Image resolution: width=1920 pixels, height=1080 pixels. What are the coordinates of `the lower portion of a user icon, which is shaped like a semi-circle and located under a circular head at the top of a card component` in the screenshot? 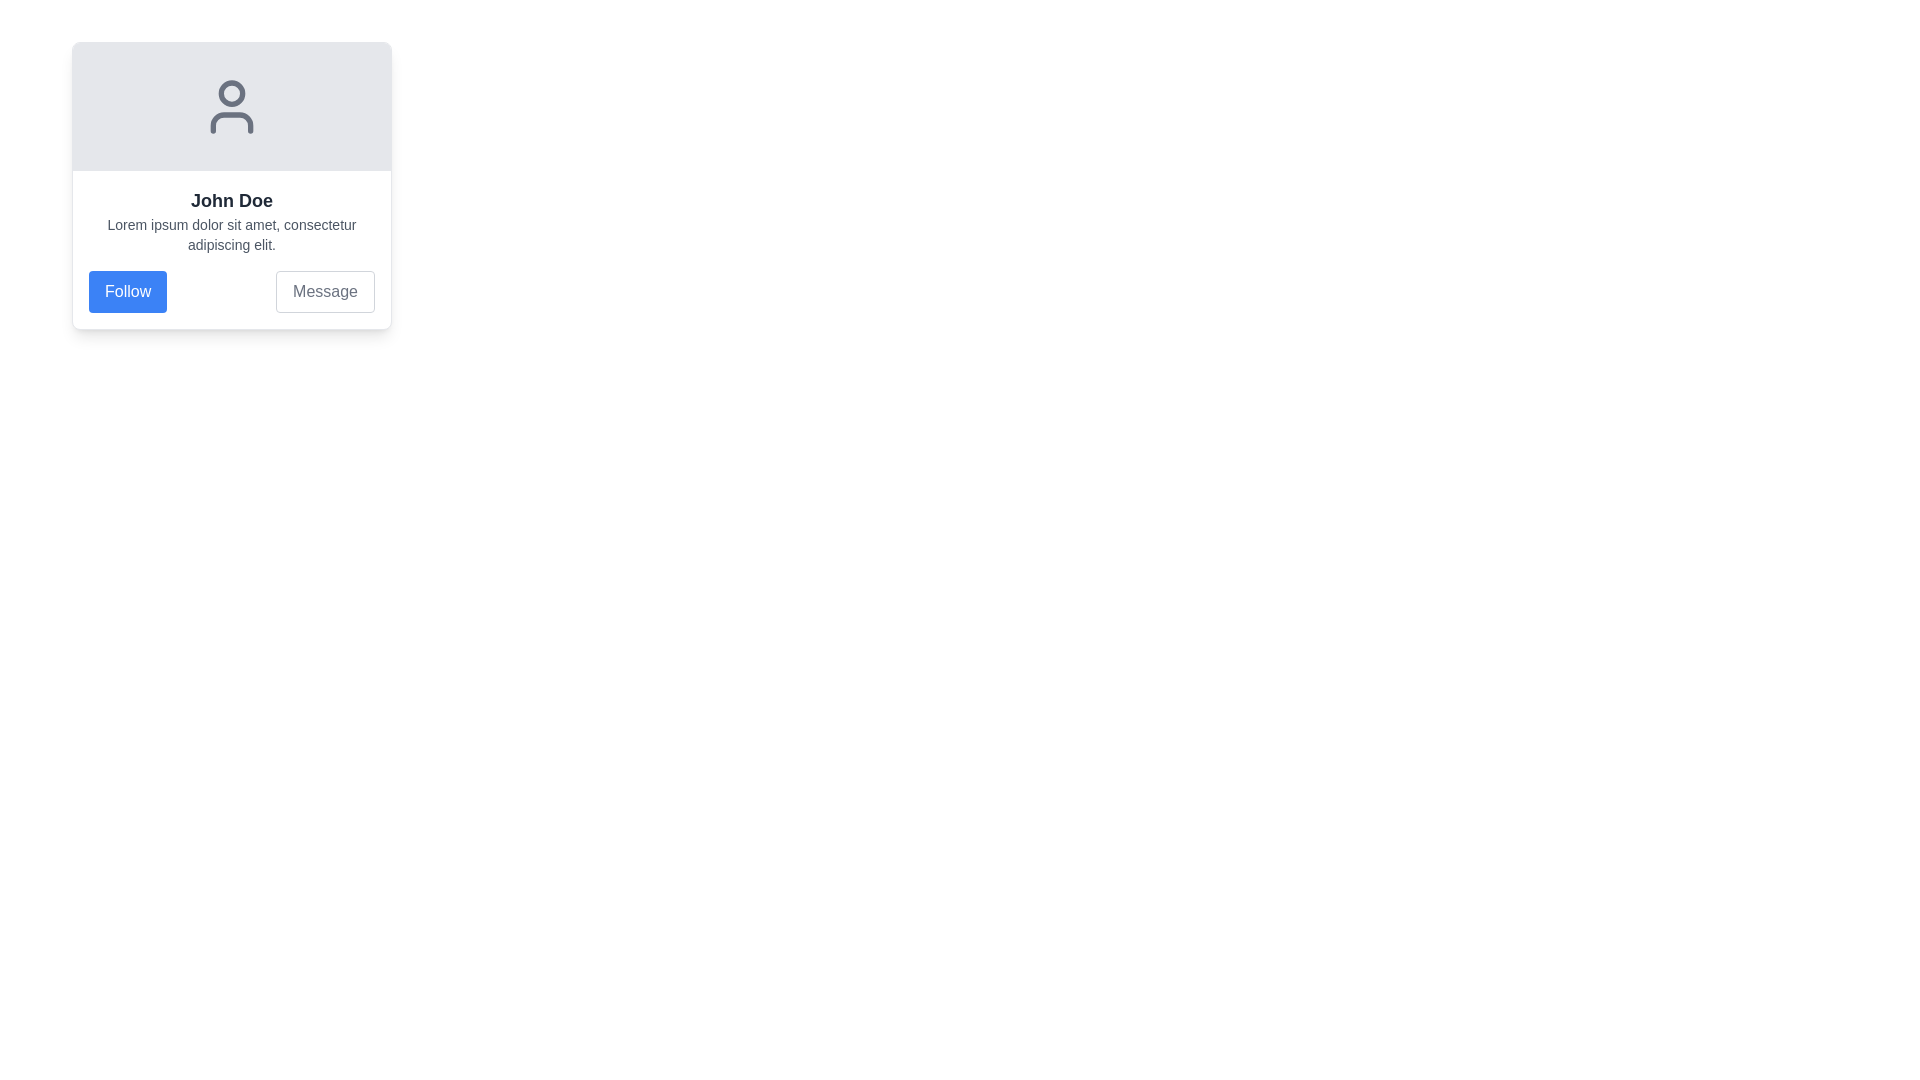 It's located at (231, 123).